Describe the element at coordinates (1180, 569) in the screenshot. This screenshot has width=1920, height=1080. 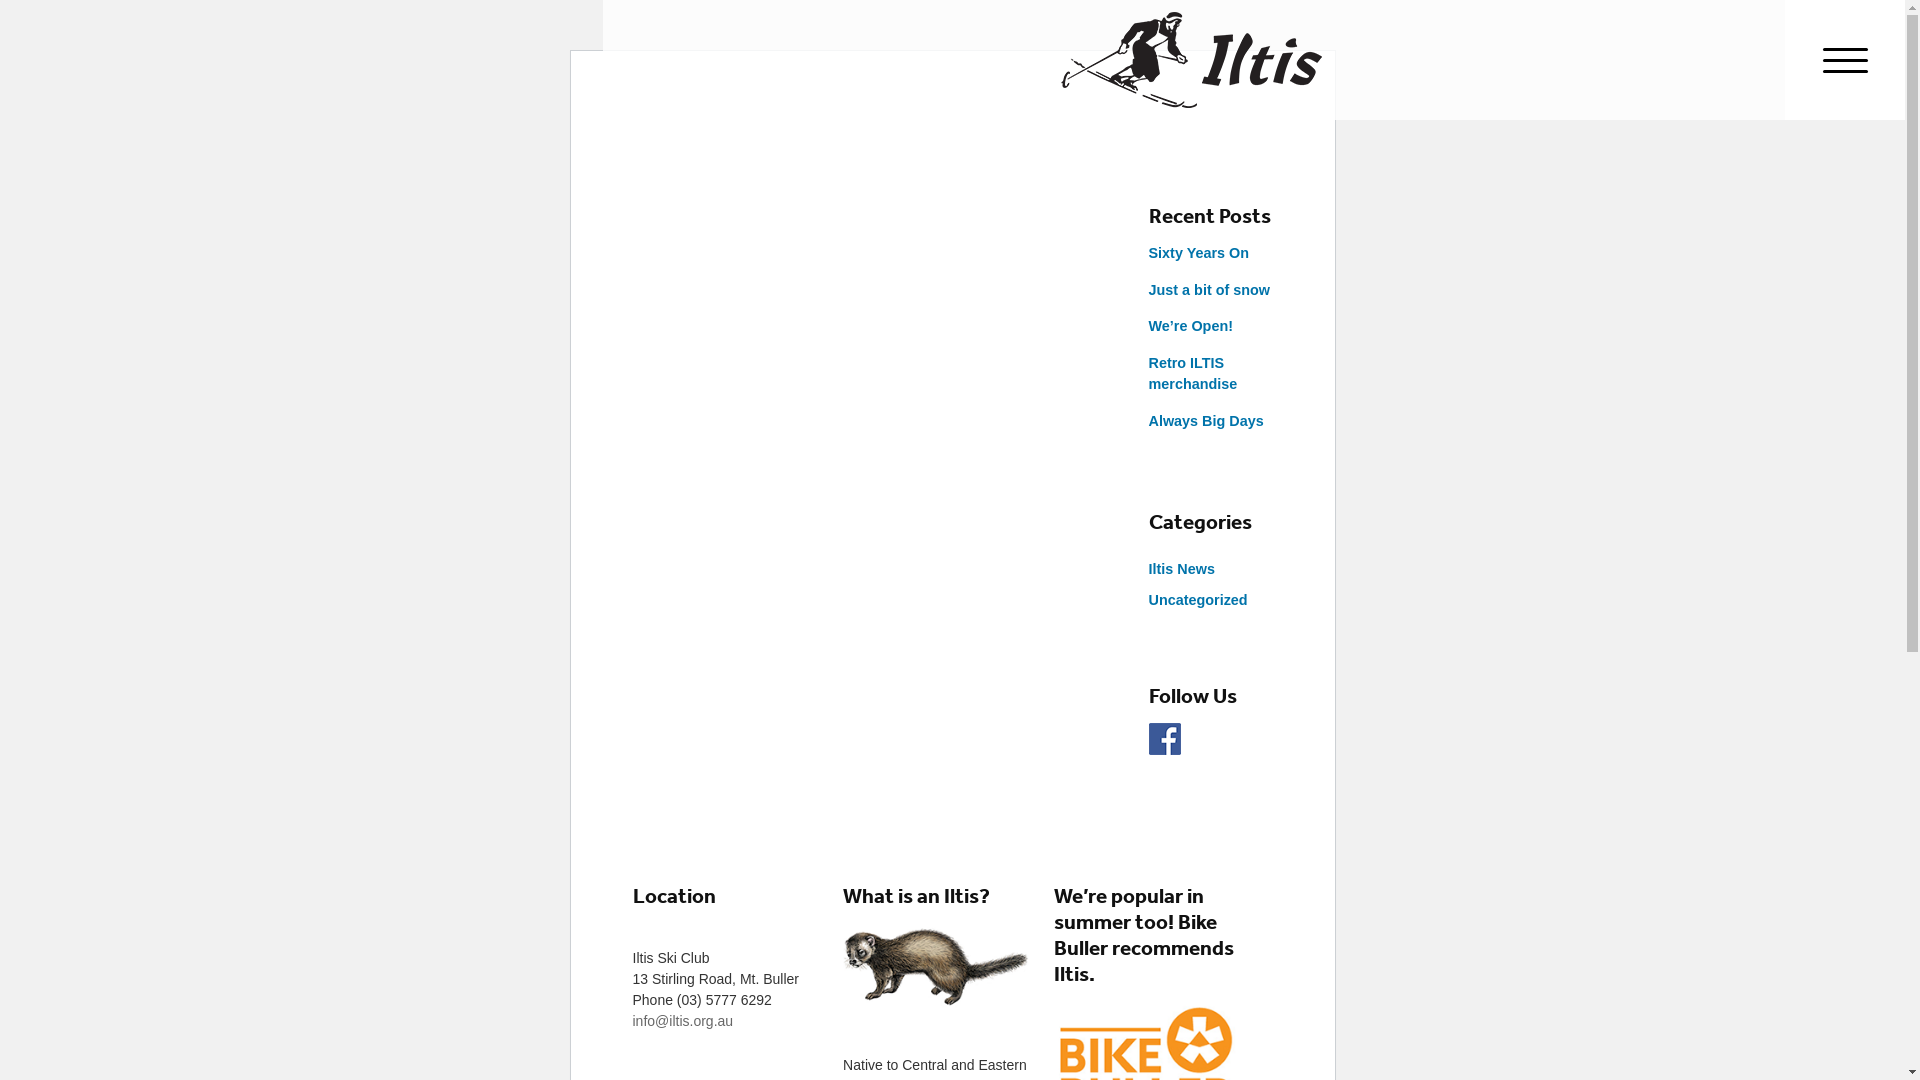
I see `'Iltis News'` at that location.